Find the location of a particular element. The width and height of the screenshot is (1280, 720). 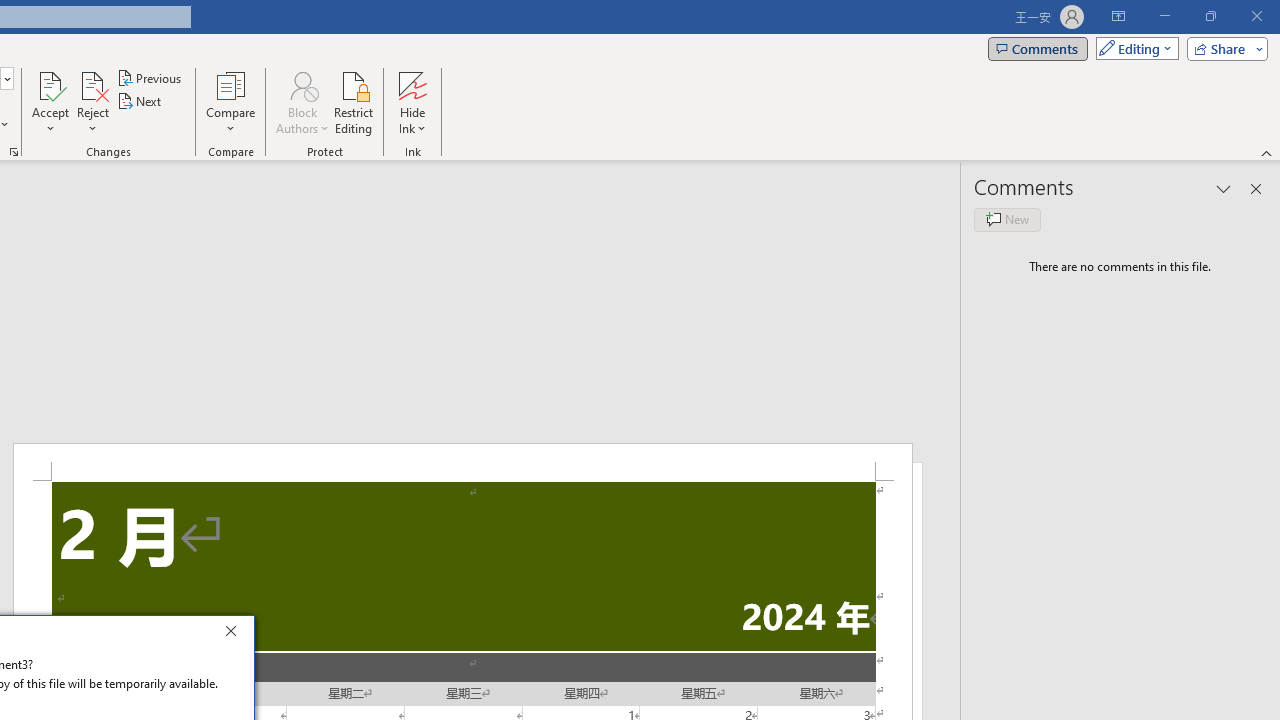

'Change Tracking Options...' is located at coordinates (14, 150).